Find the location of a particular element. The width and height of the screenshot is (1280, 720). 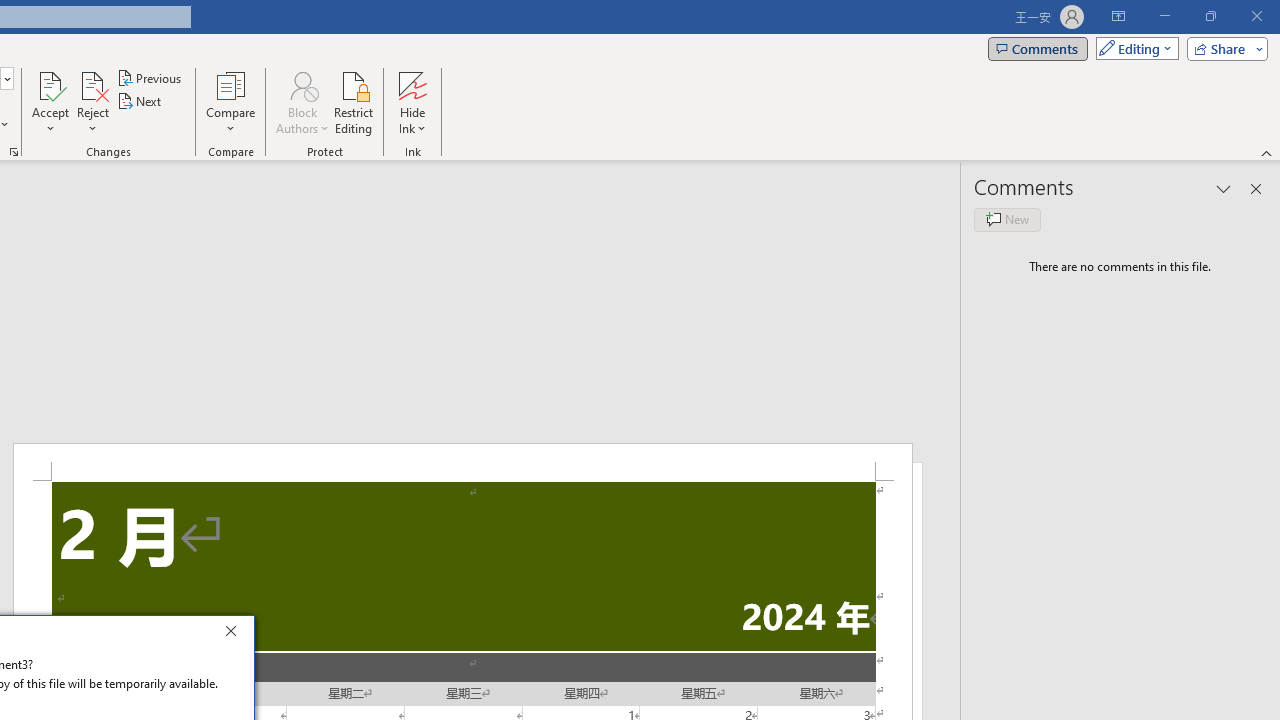

'Change Tracking Options...' is located at coordinates (14, 150).